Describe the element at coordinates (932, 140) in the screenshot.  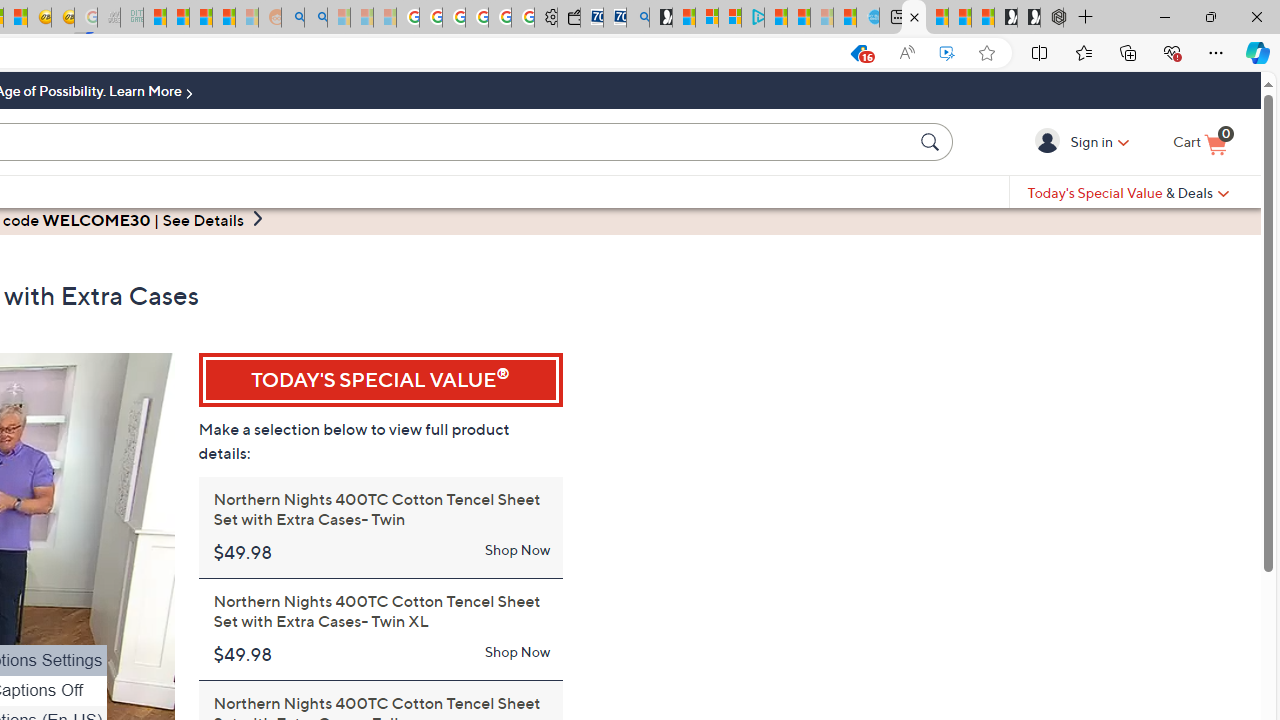
I see `'Search Submit'` at that location.